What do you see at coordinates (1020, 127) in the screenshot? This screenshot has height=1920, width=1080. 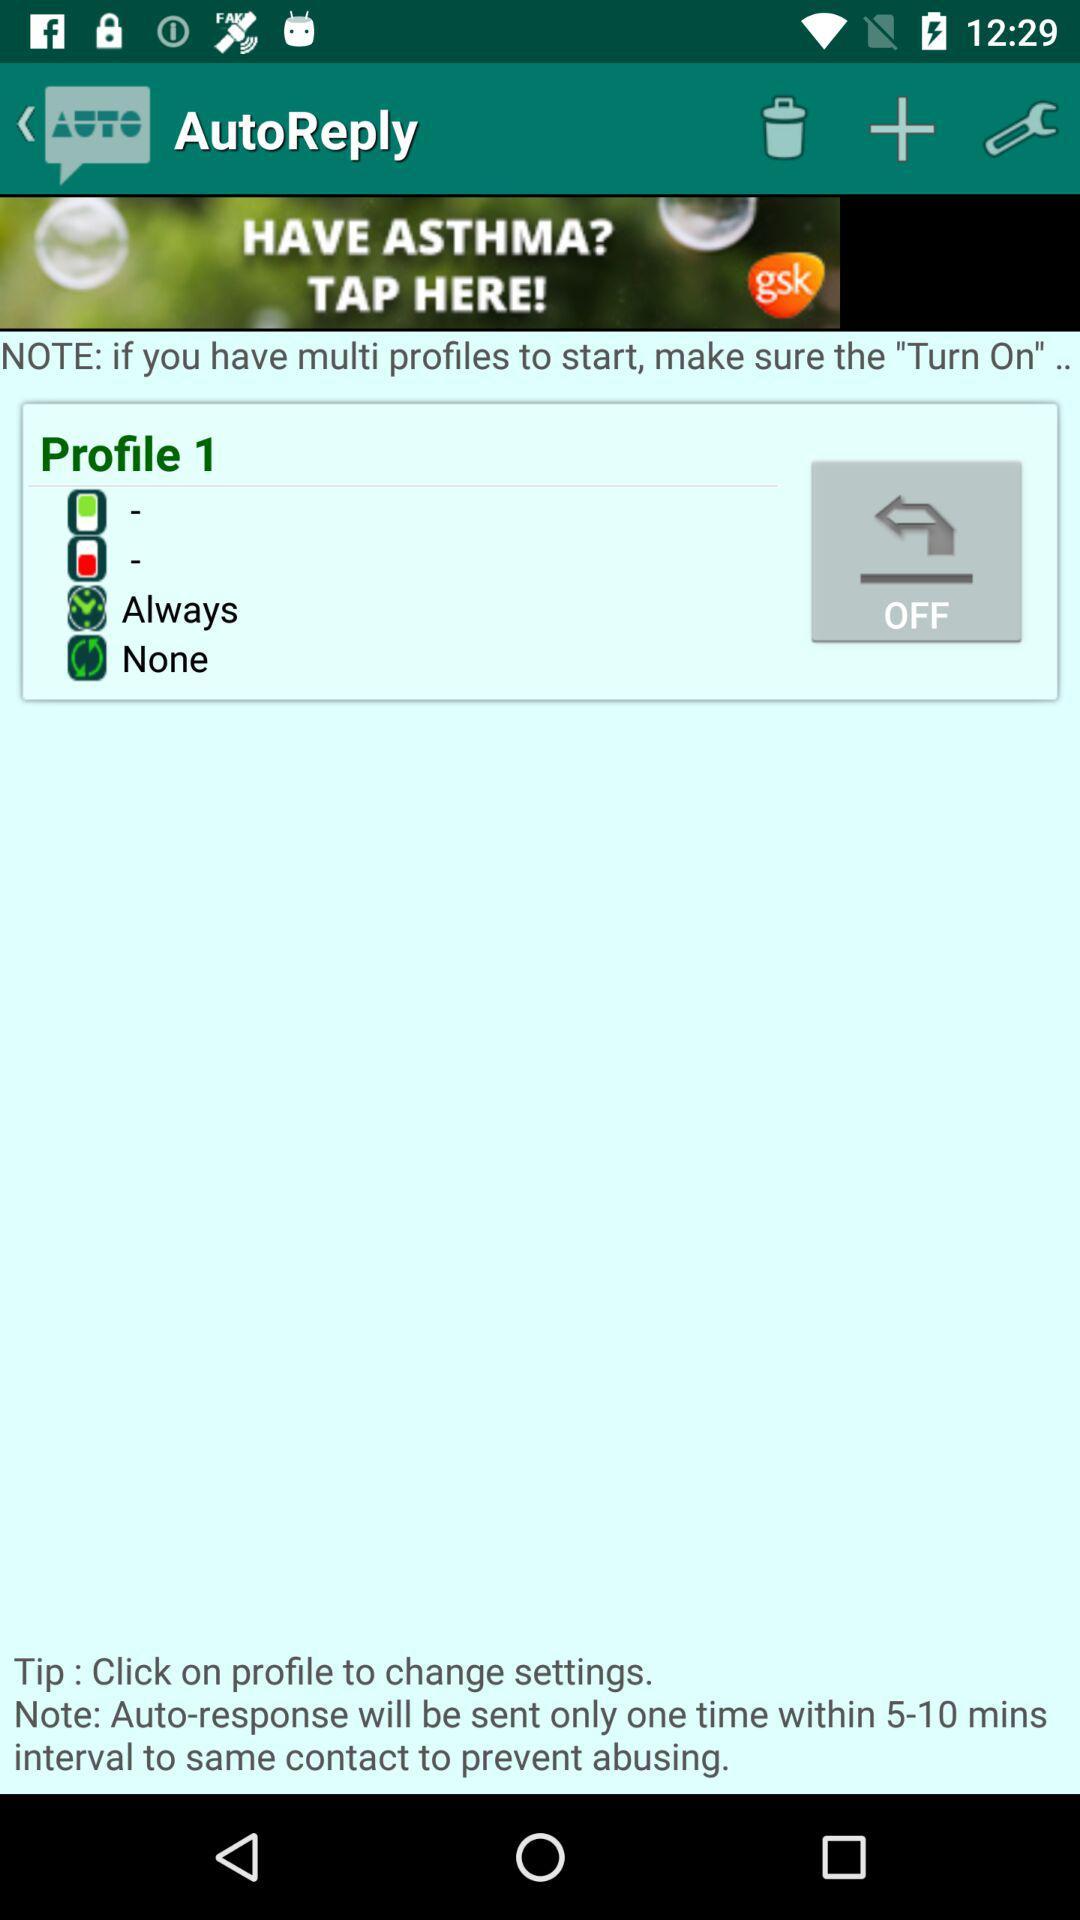 I see `the setting` at bounding box center [1020, 127].